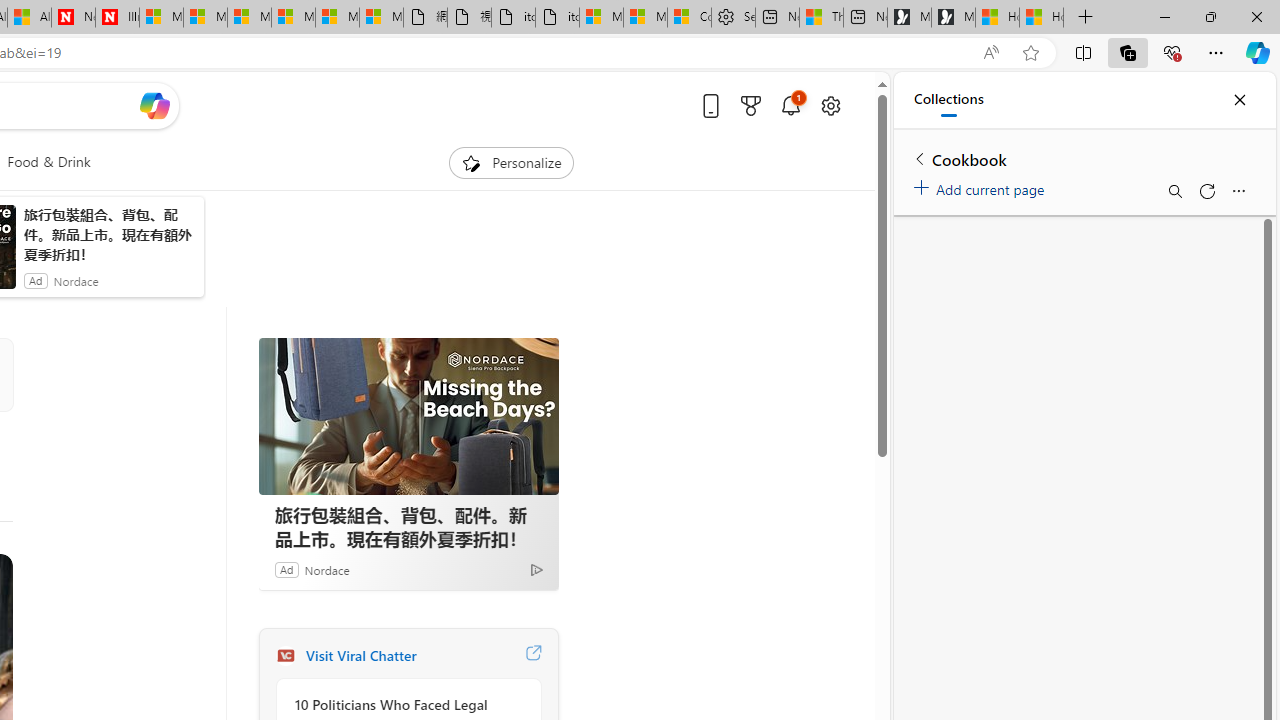 The width and height of the screenshot is (1280, 720). What do you see at coordinates (512, 162) in the screenshot?
I see `'Personalize'` at bounding box center [512, 162].